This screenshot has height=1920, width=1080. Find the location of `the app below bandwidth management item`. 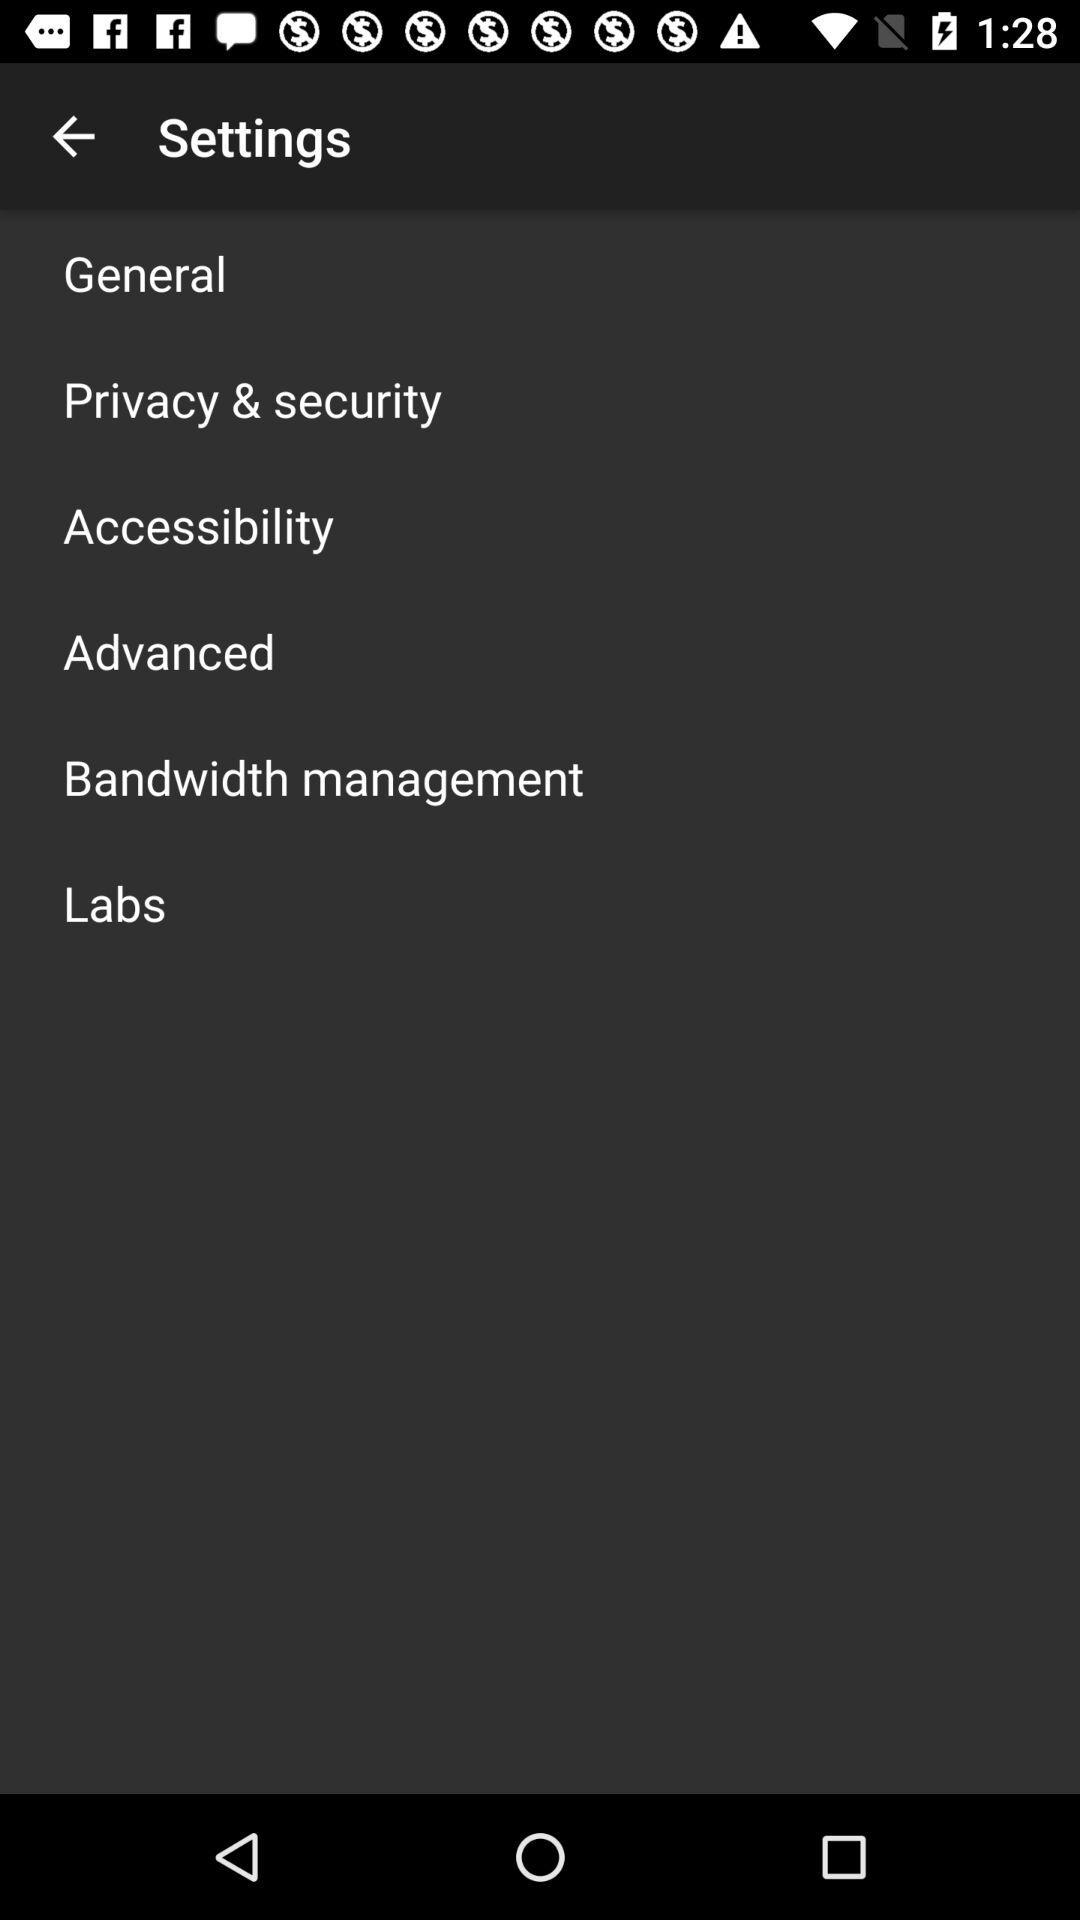

the app below bandwidth management item is located at coordinates (114, 901).